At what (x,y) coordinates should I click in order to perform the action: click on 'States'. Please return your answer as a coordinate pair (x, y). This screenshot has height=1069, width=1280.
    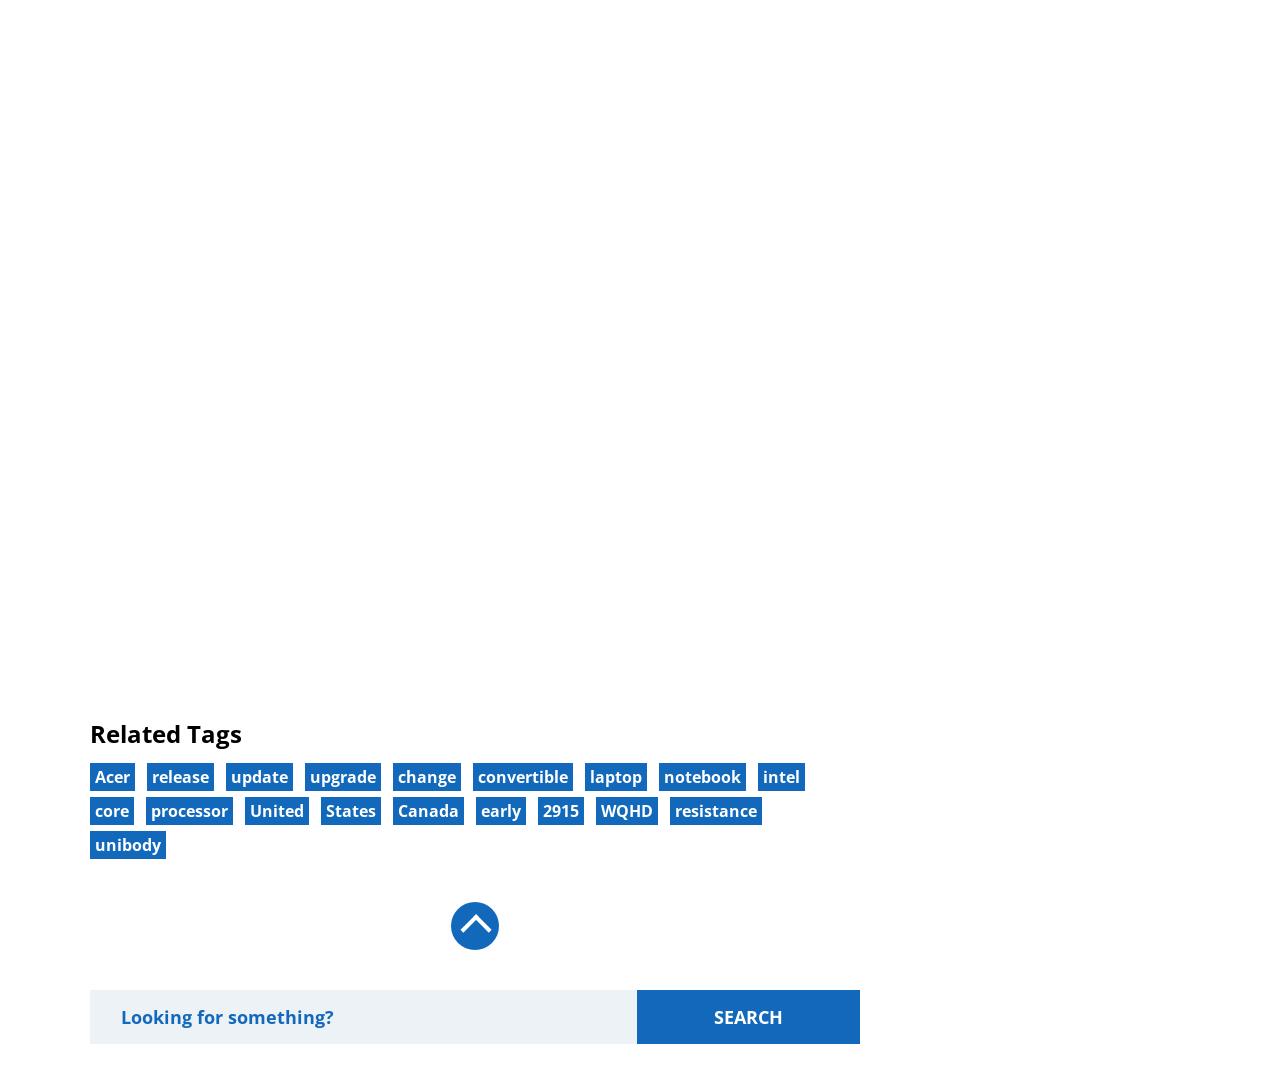
    Looking at the image, I should click on (350, 809).